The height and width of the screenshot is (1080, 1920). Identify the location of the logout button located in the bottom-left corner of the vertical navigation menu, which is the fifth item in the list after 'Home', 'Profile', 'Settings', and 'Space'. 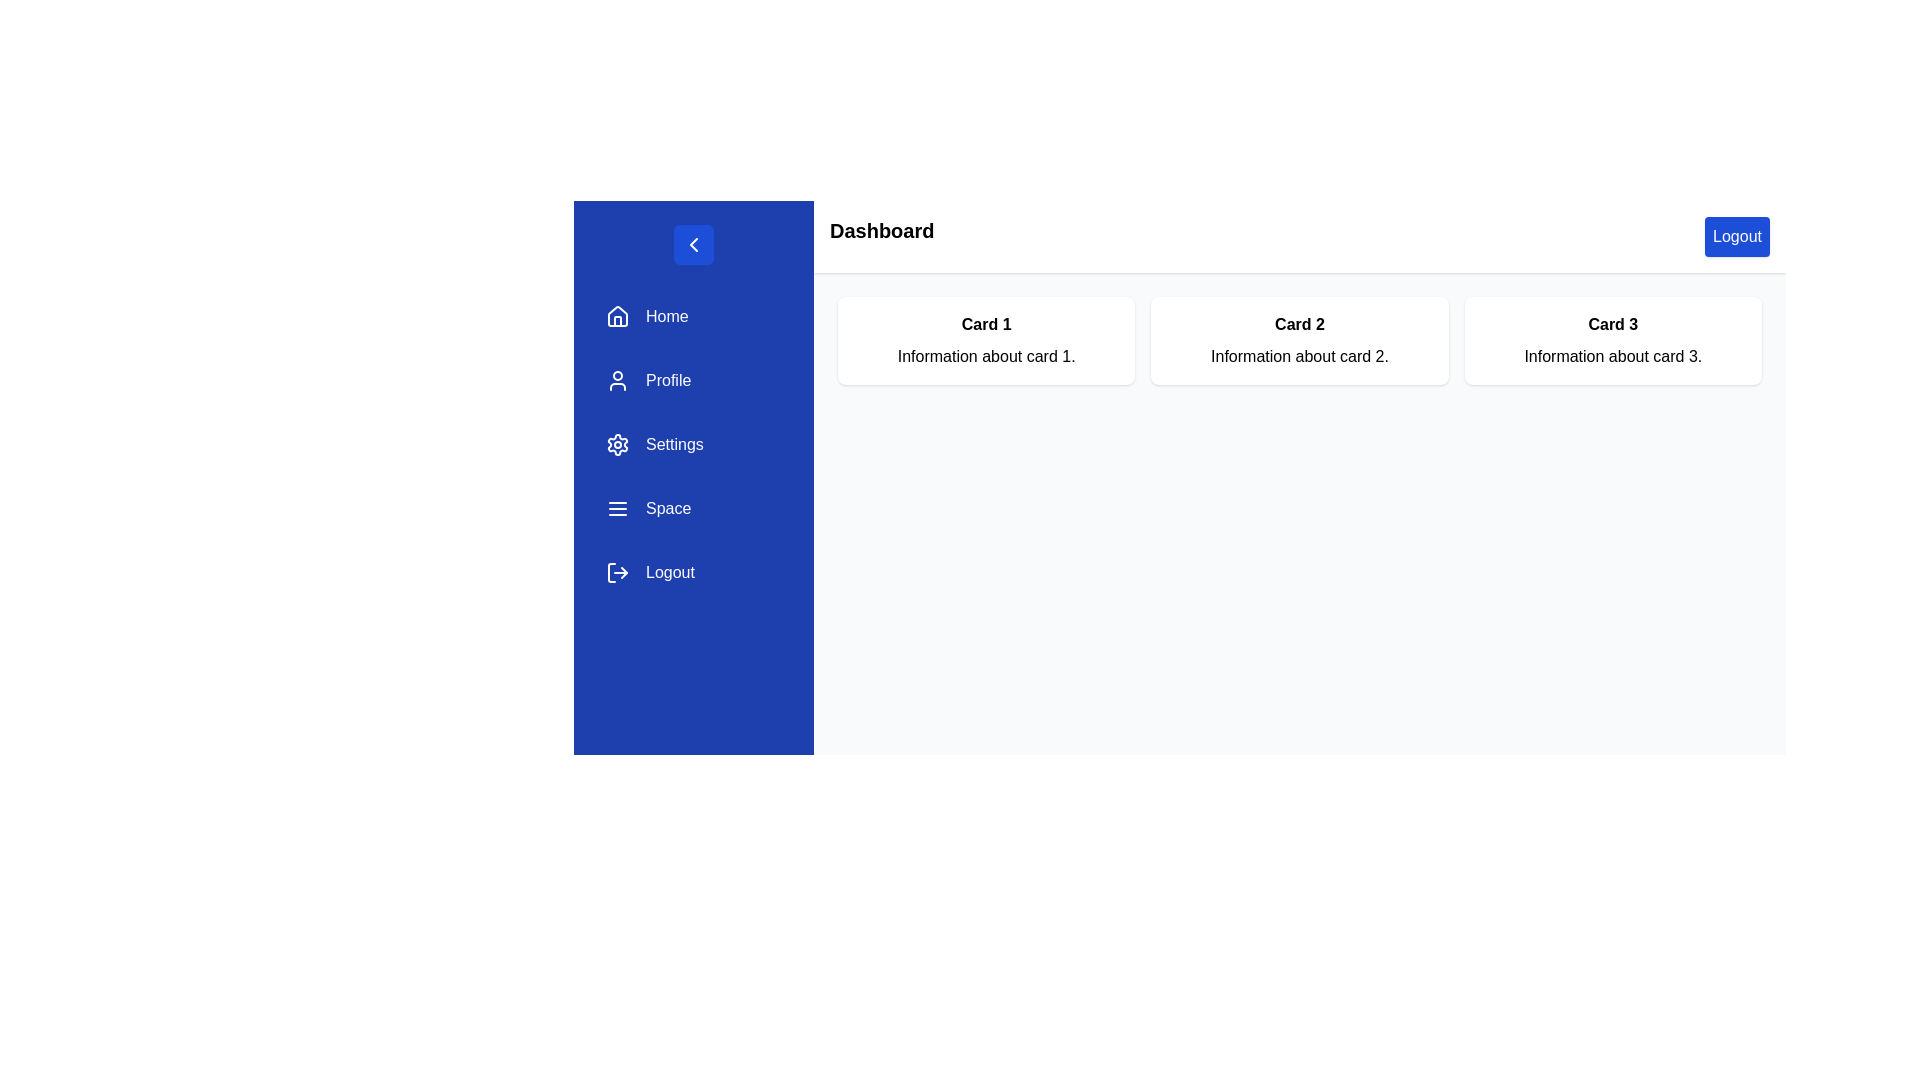
(694, 573).